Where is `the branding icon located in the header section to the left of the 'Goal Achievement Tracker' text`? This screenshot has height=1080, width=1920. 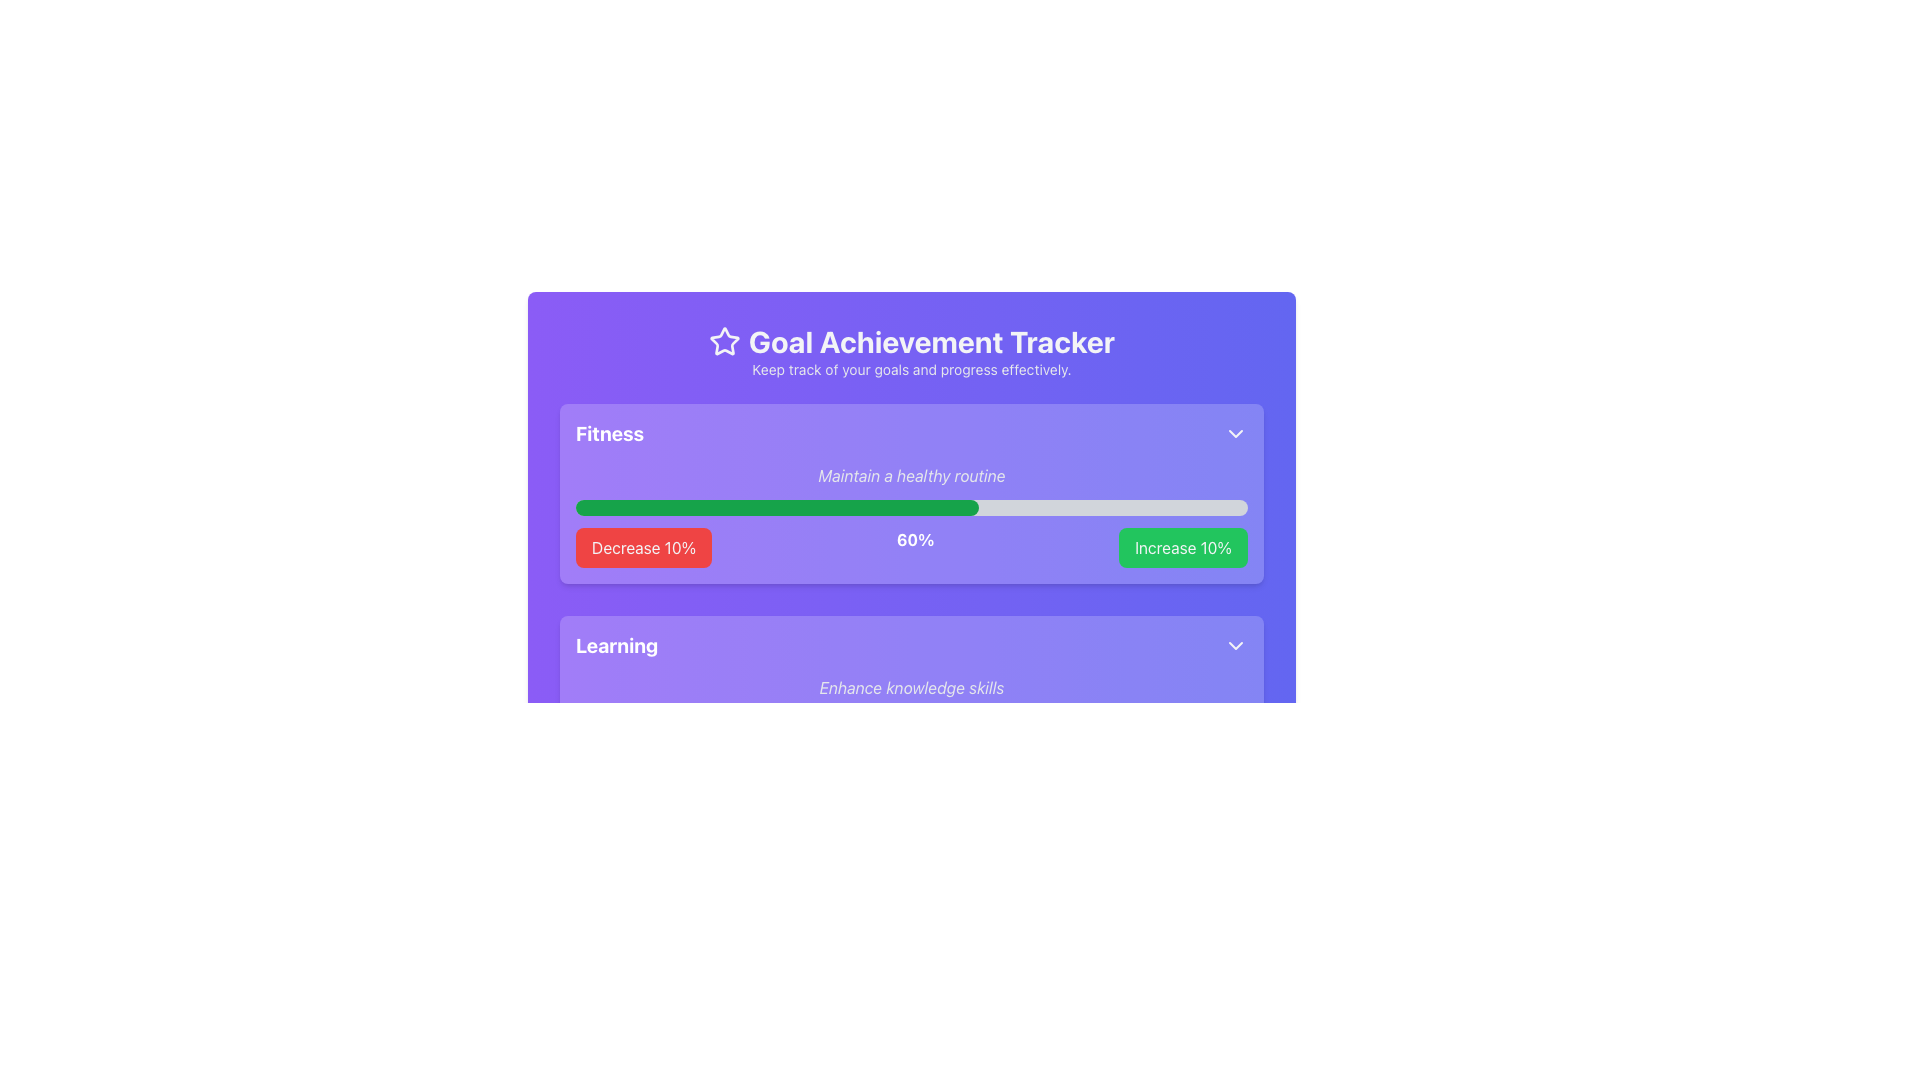 the branding icon located in the header section to the left of the 'Goal Achievement Tracker' text is located at coordinates (723, 339).